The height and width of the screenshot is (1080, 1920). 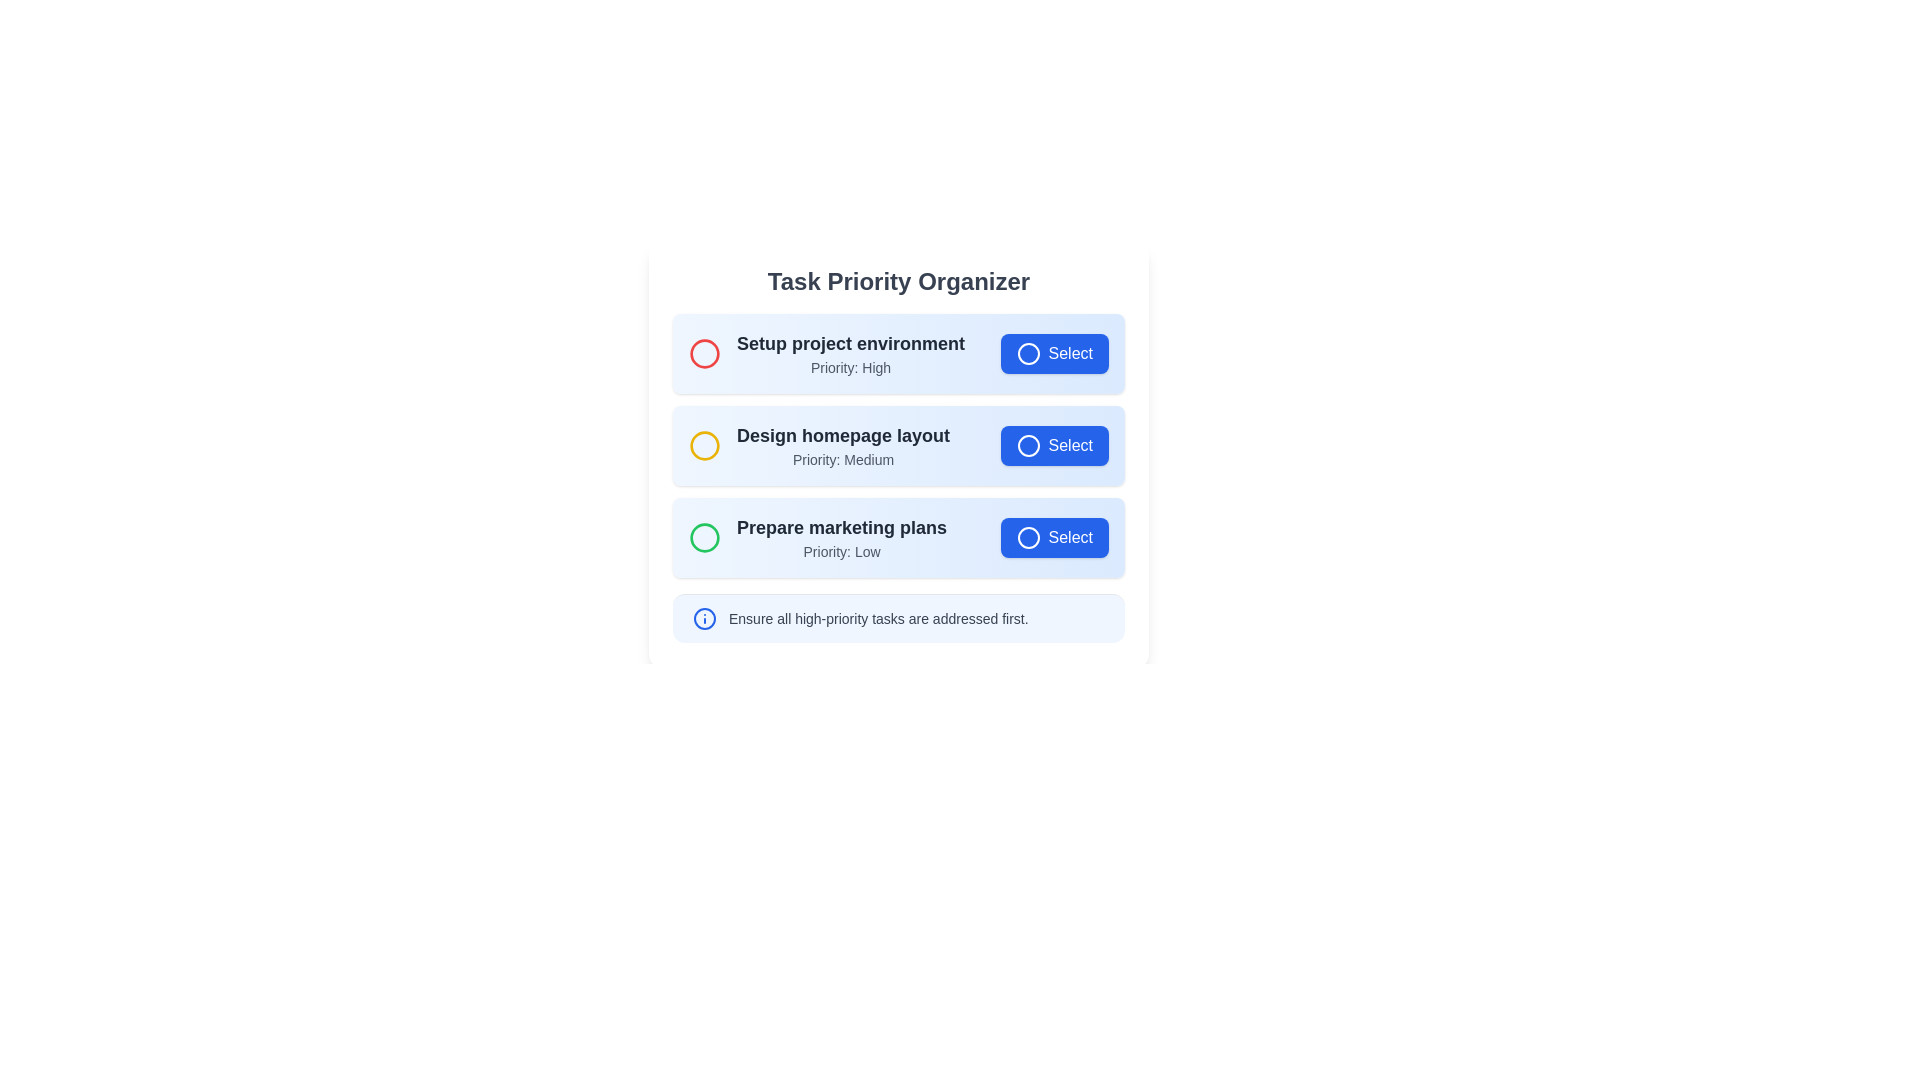 What do you see at coordinates (897, 616) in the screenshot?
I see `information provided in the Information box with a blue information icon stating 'Ensure all high-priority tasks are addressed first.'` at bounding box center [897, 616].